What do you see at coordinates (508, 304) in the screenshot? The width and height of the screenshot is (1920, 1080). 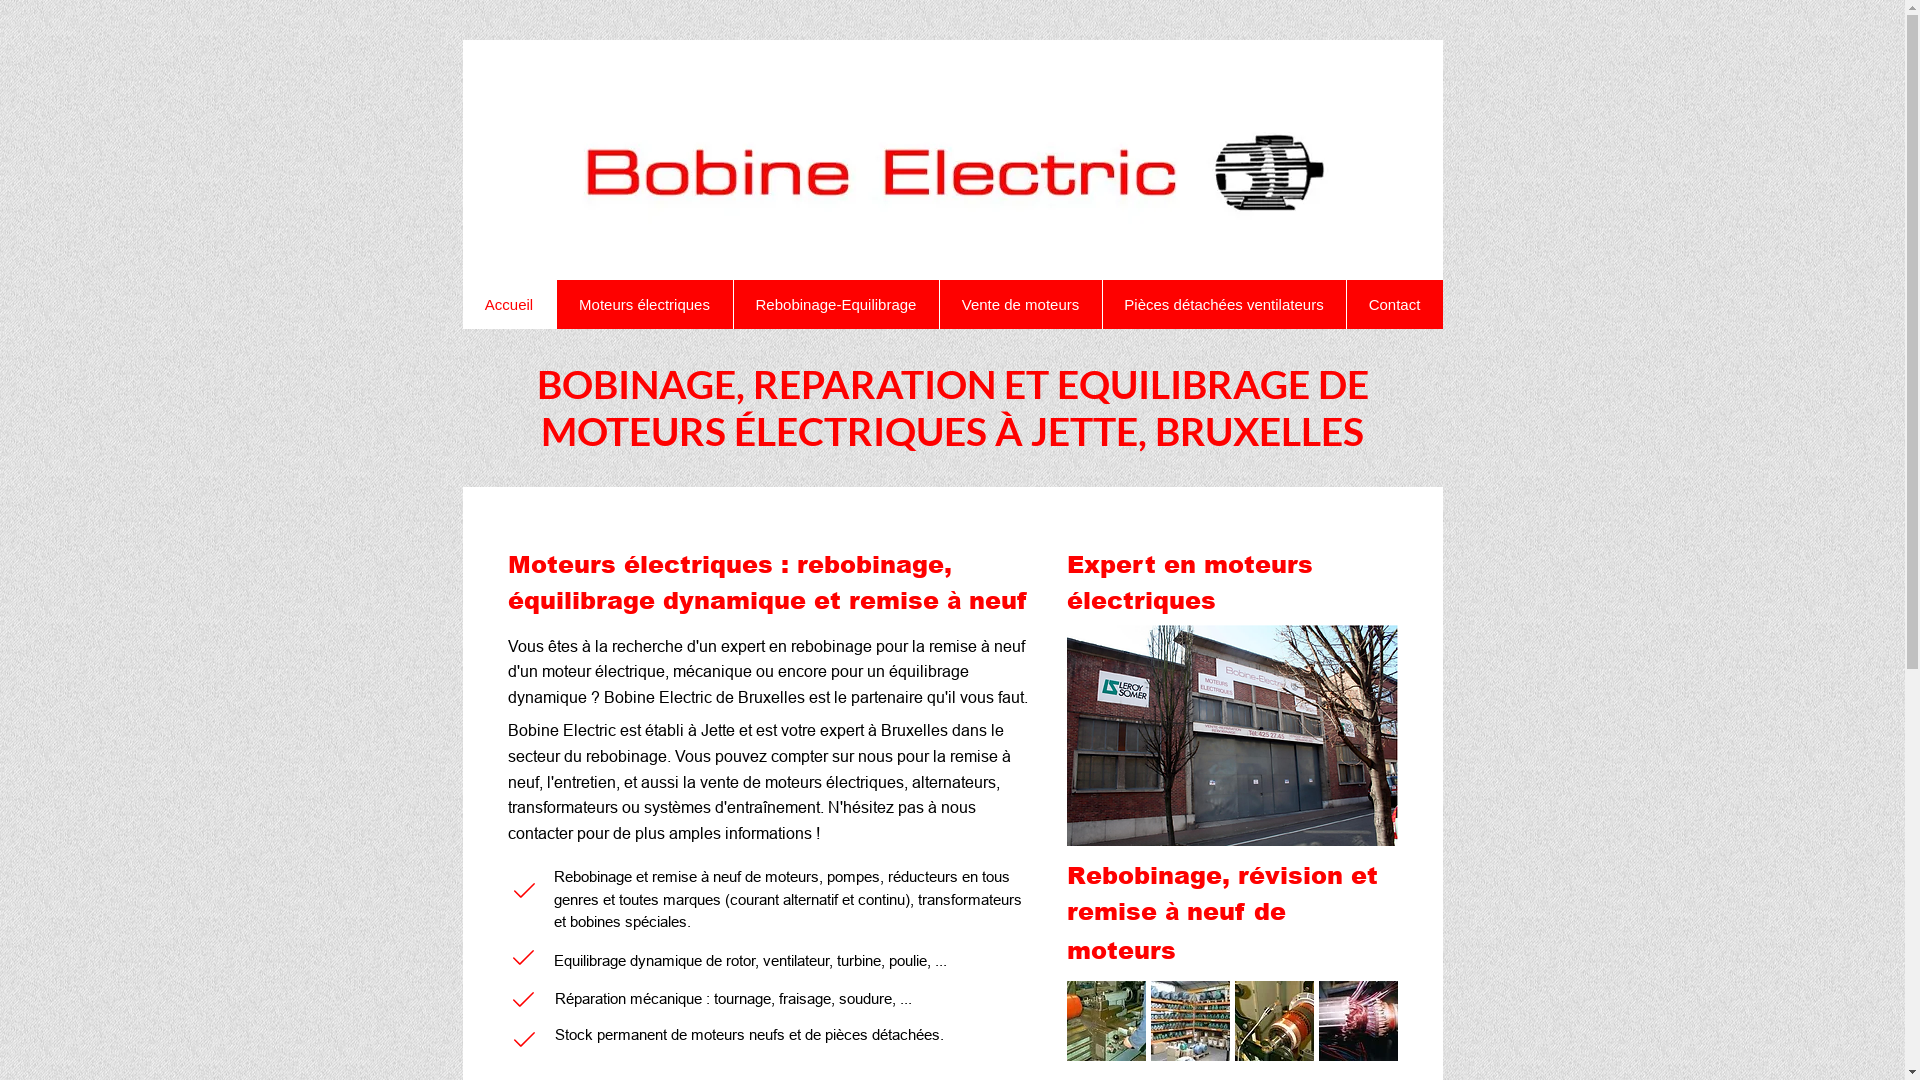 I see `'Accueil'` at bounding box center [508, 304].